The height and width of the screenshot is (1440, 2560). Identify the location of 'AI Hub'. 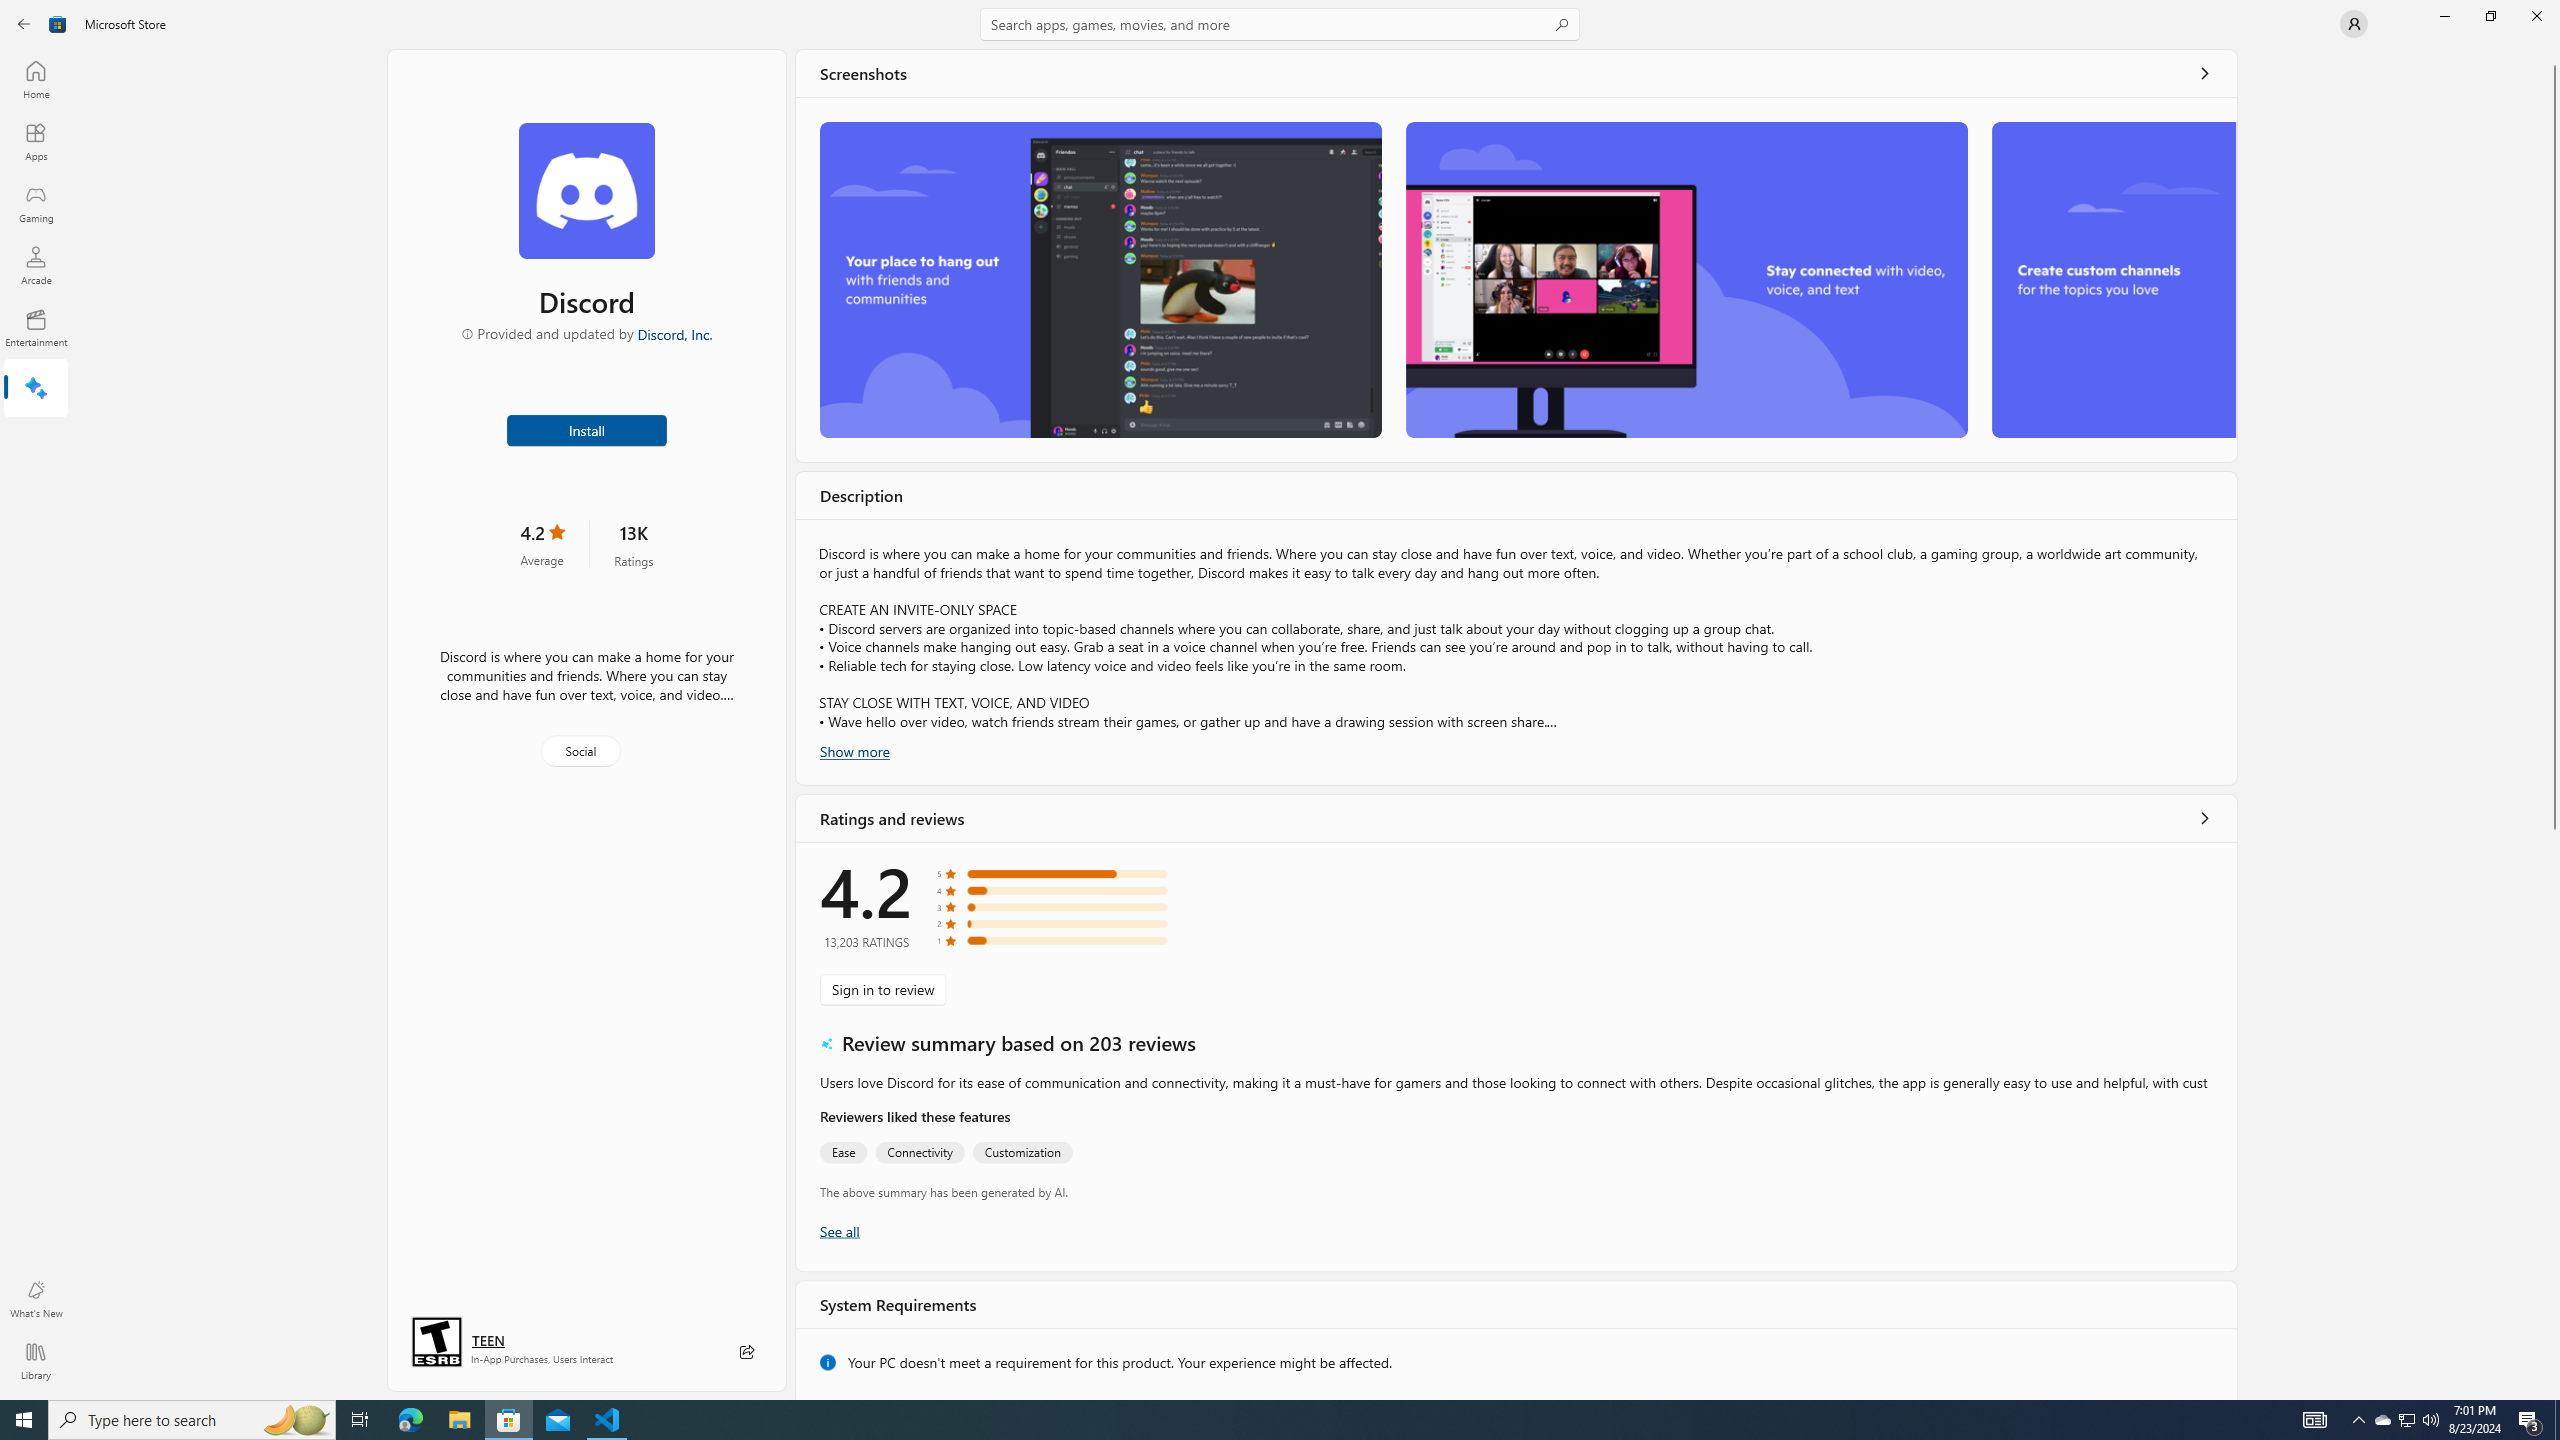
(34, 388).